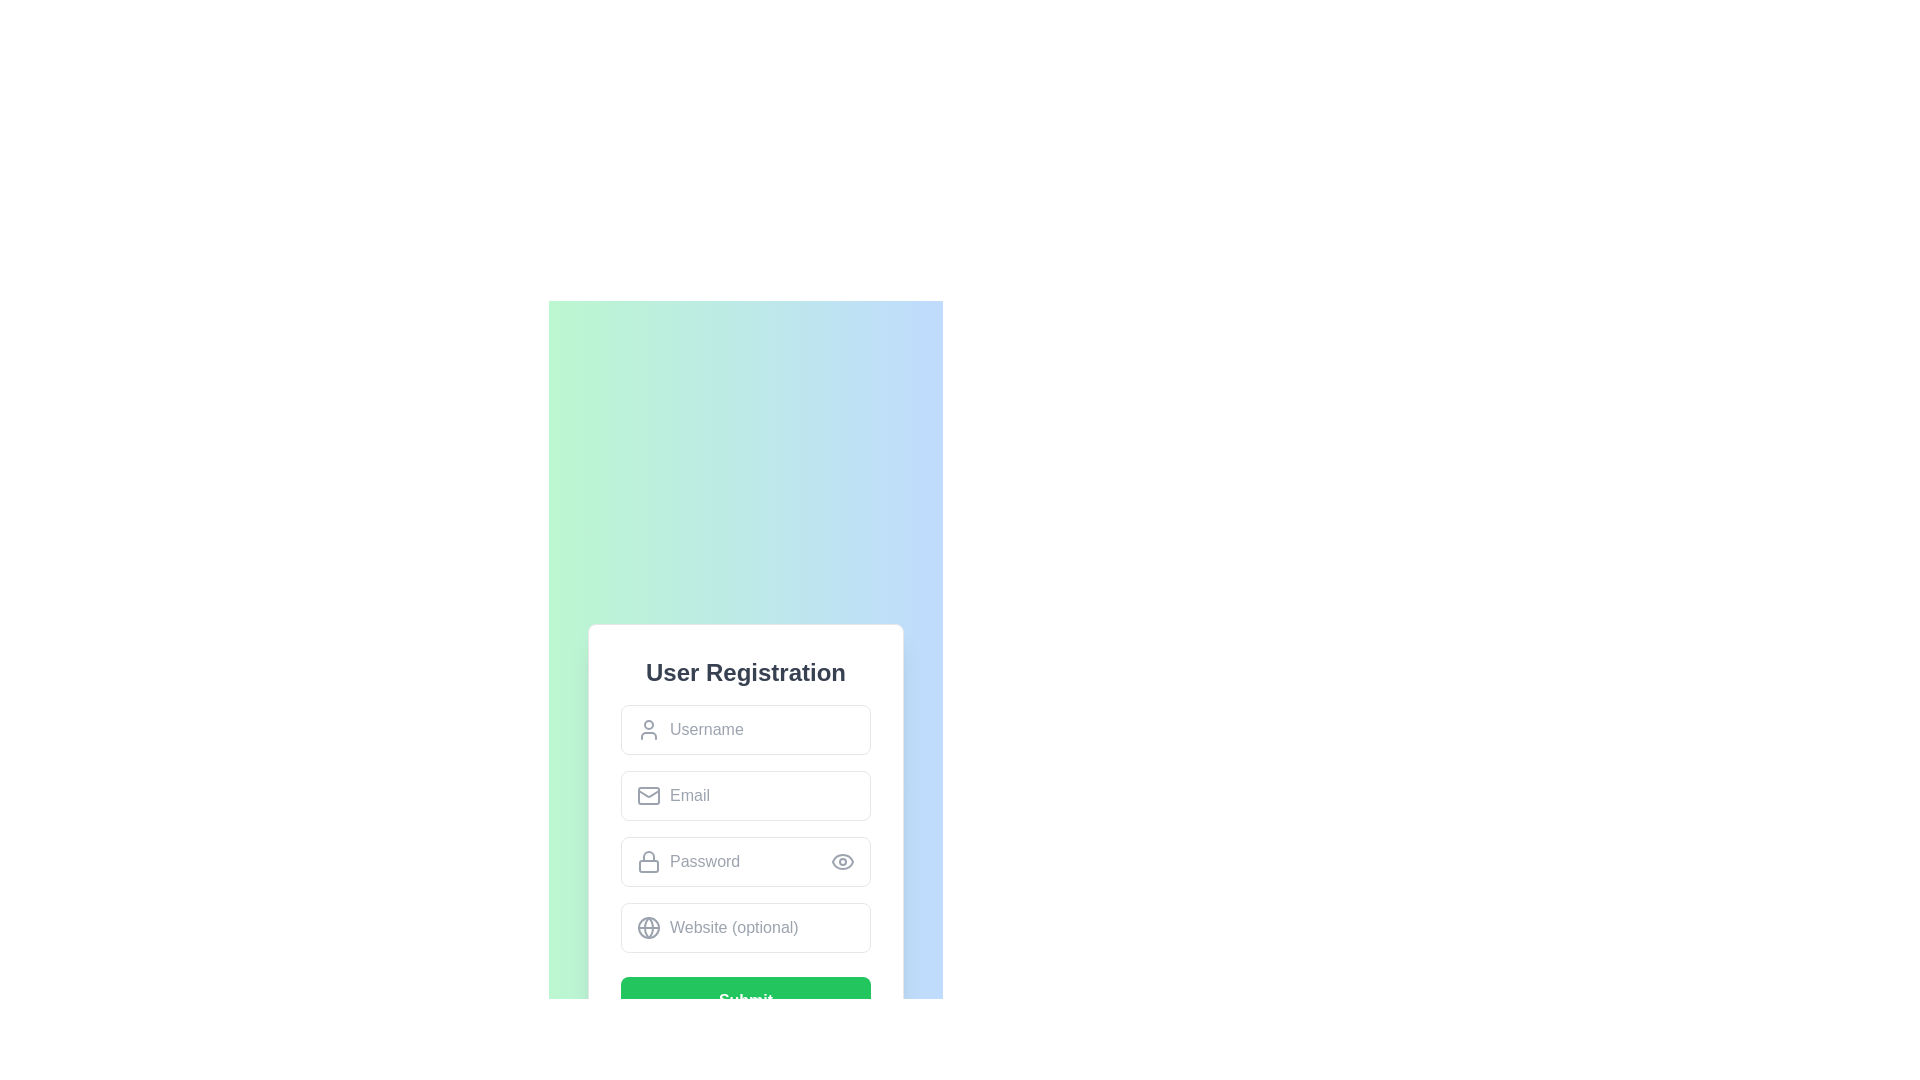 The height and width of the screenshot is (1080, 1920). I want to click on the Text input field for website URL located above the submission button to focus the input, so click(744, 928).